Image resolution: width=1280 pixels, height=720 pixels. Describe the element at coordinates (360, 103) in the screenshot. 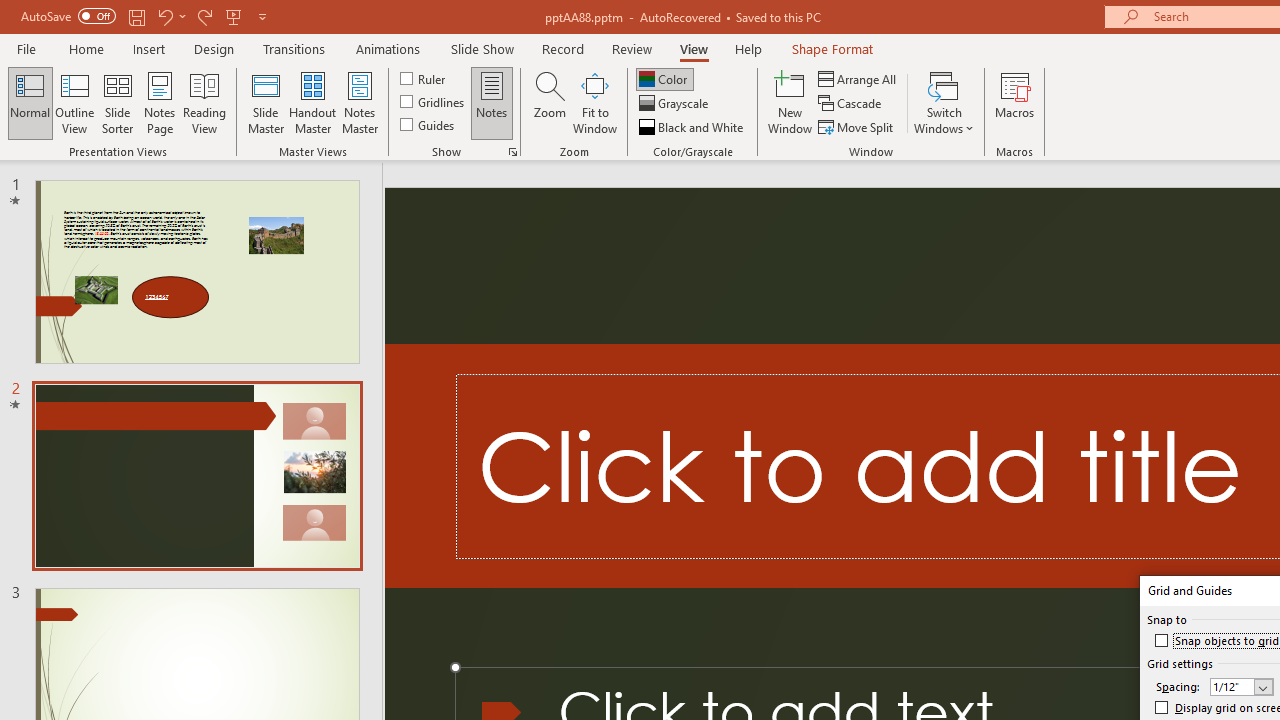

I see `'Notes Master'` at that location.